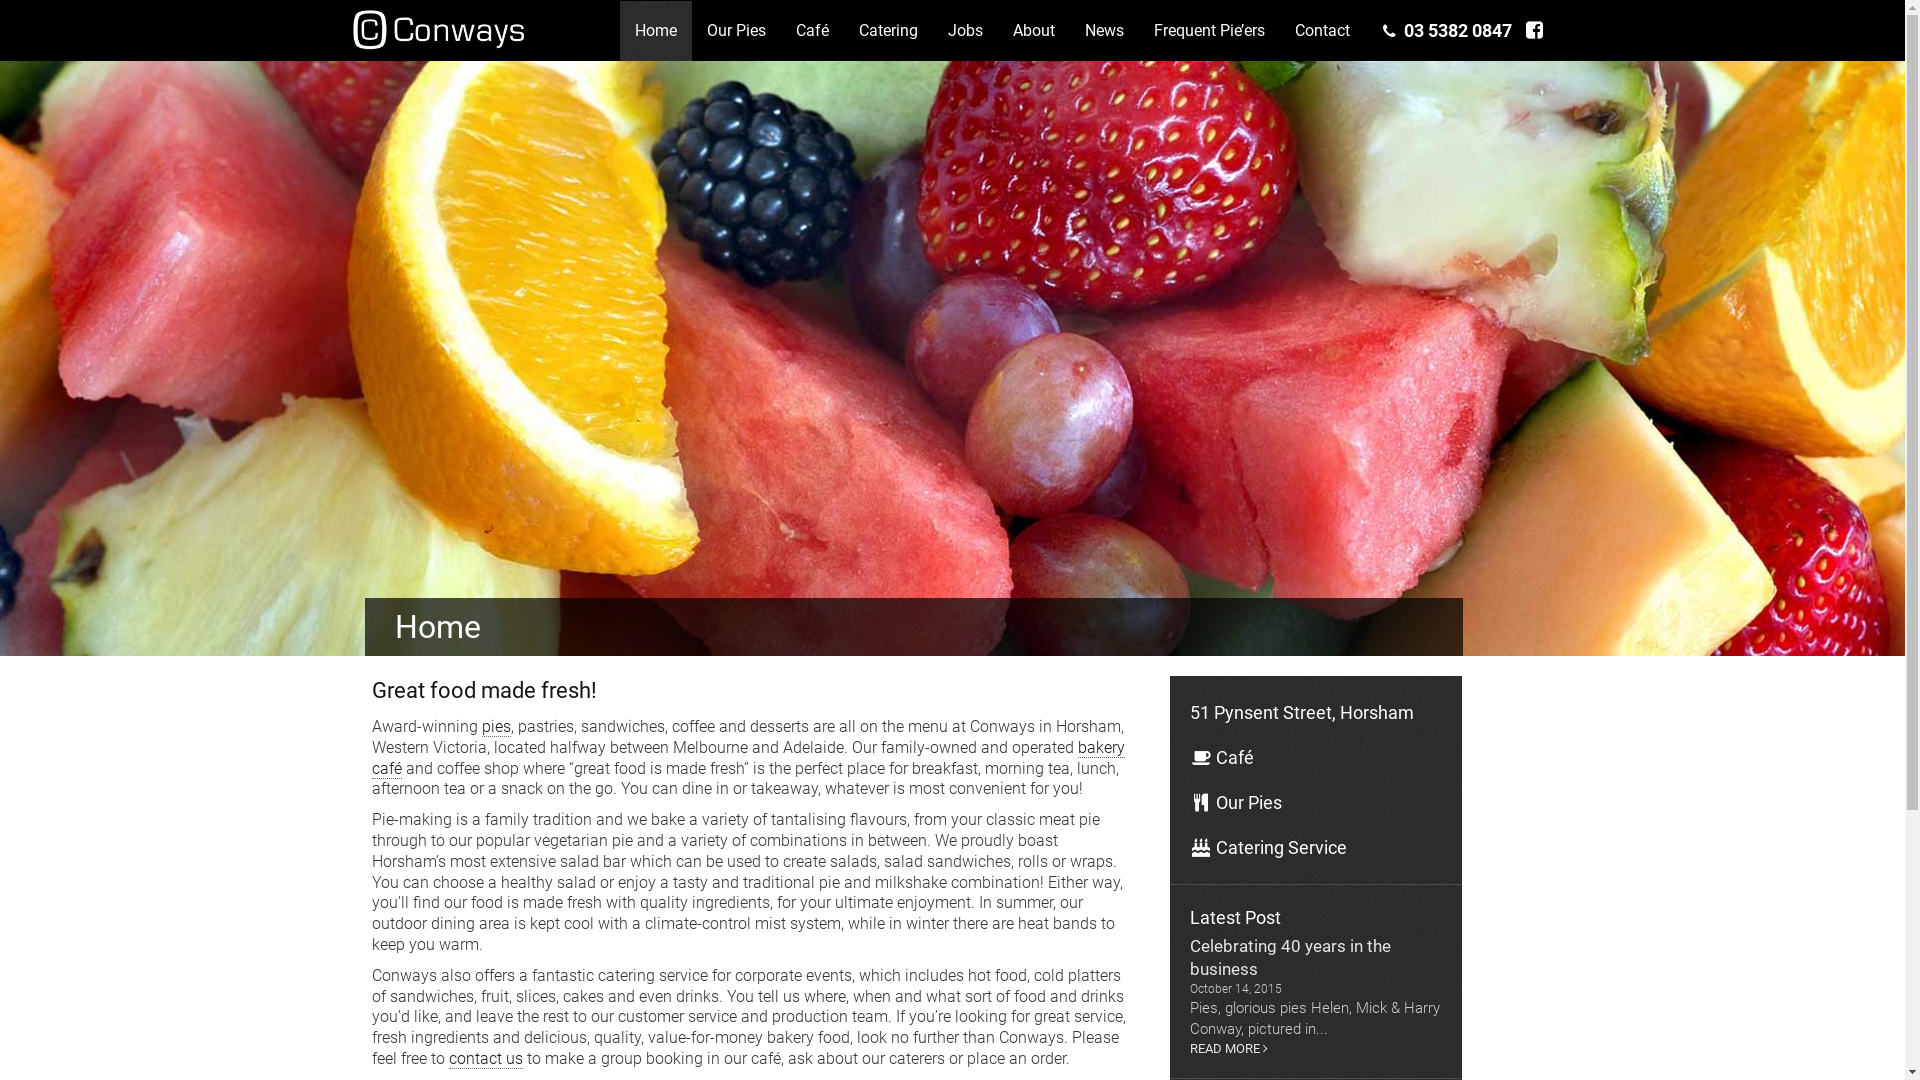 Image resolution: width=1920 pixels, height=1080 pixels. What do you see at coordinates (485, 1058) in the screenshot?
I see `'contact us'` at bounding box center [485, 1058].